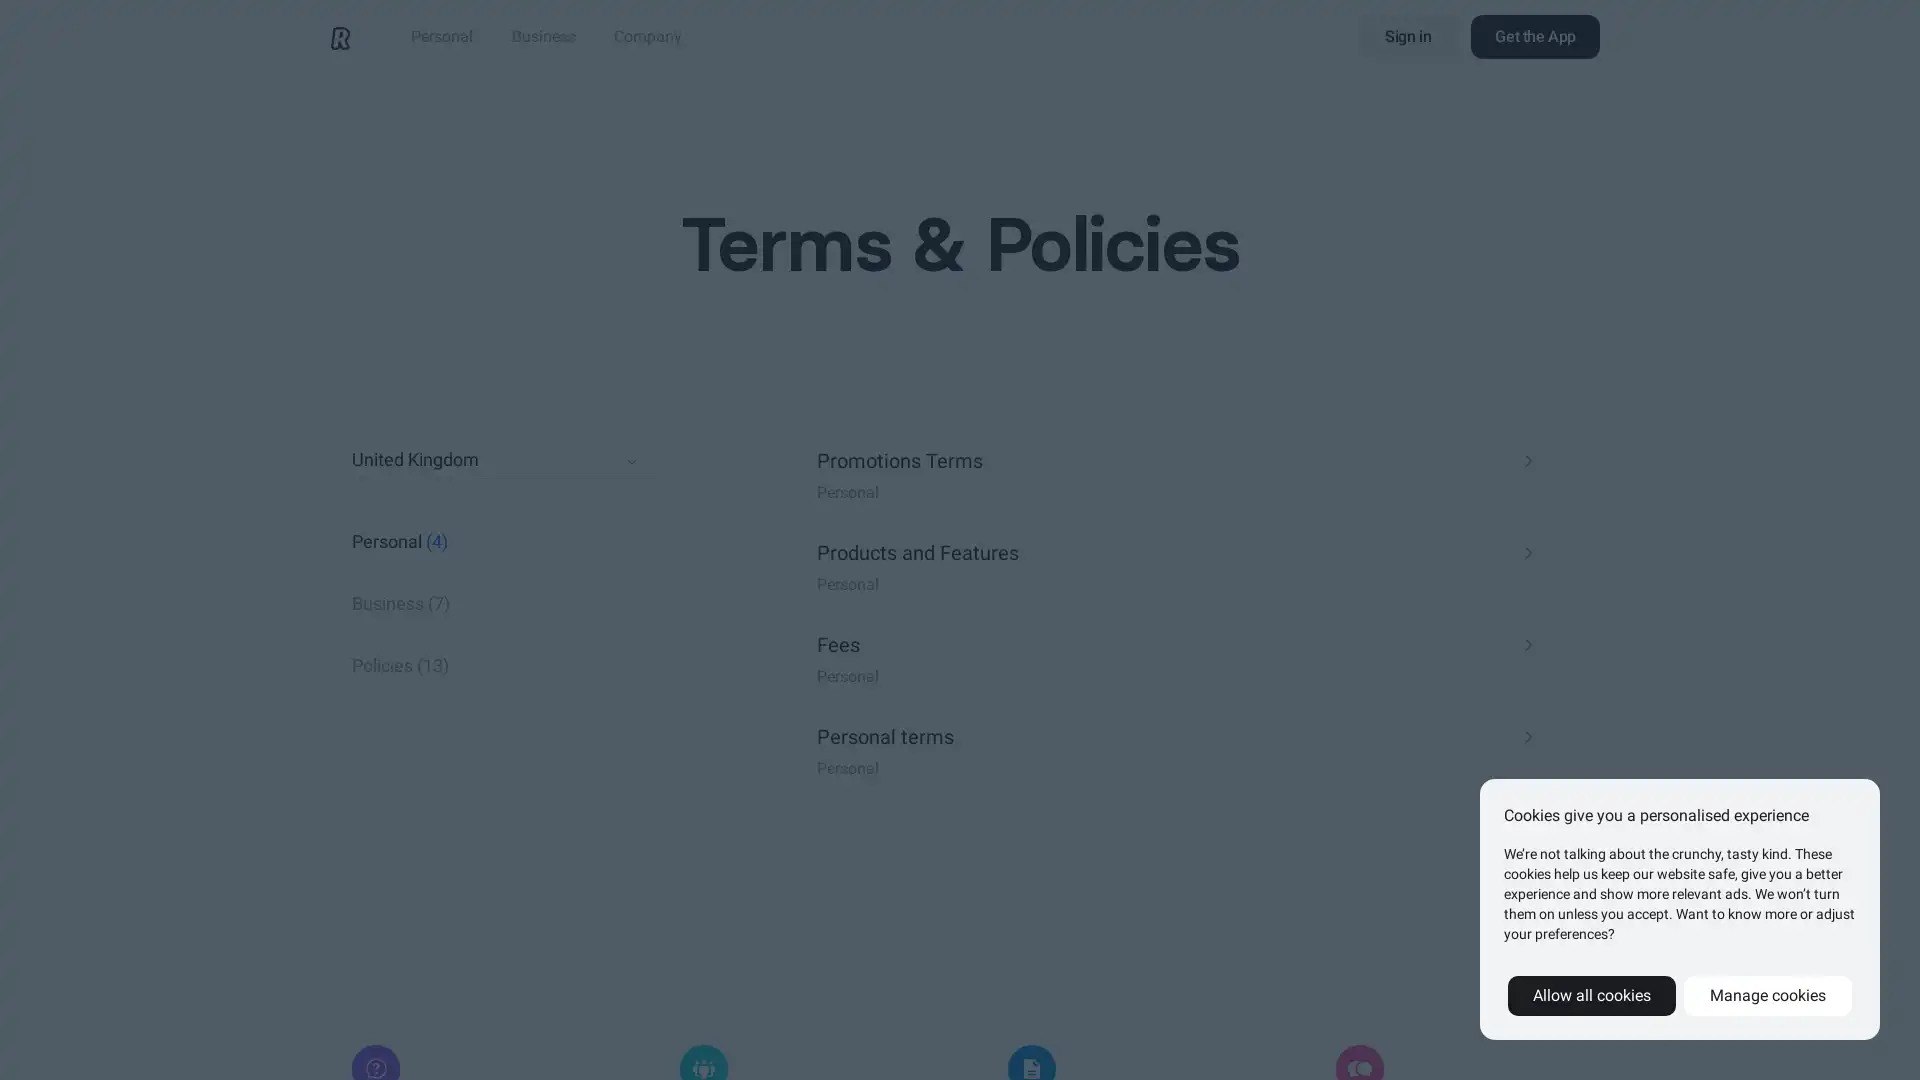 This screenshot has height=1080, width=1920. I want to click on Manage cookies, so click(1767, 995).